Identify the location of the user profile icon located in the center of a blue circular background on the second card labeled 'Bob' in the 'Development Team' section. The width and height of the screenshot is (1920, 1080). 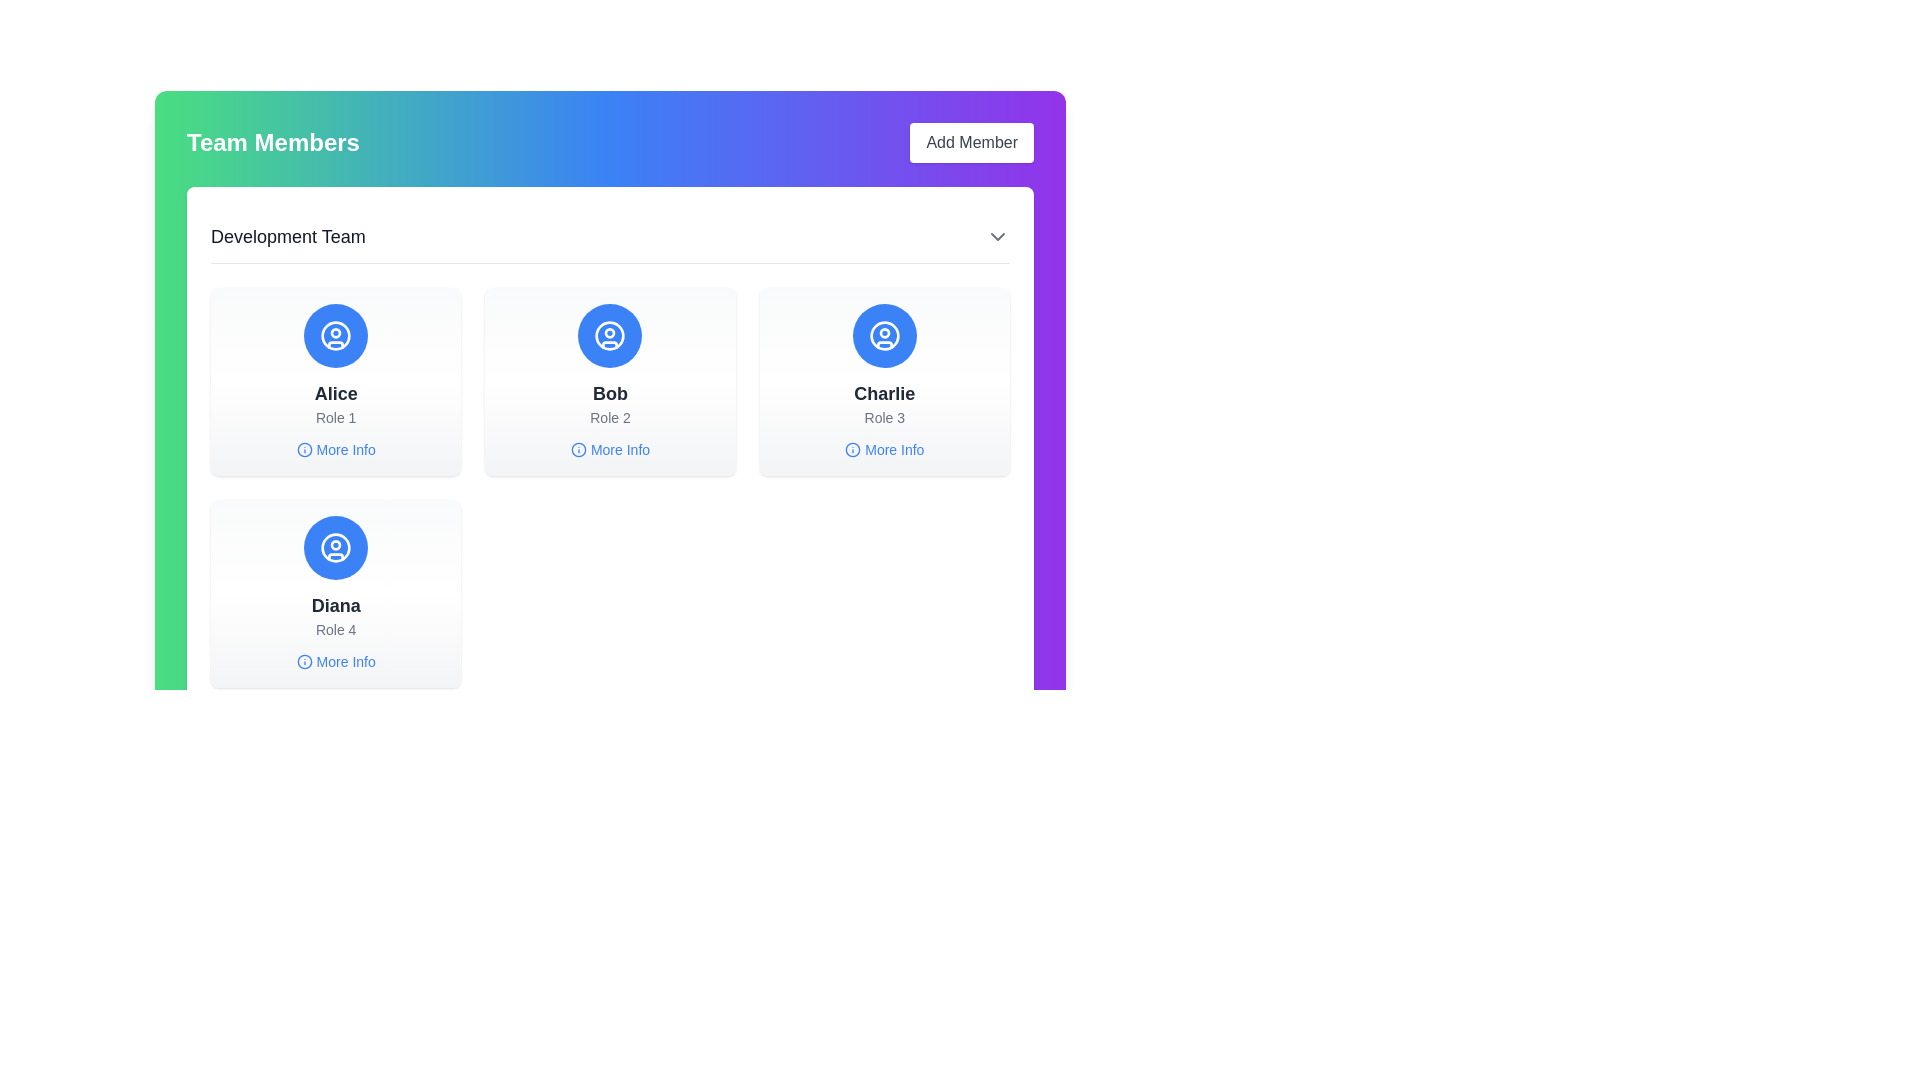
(609, 334).